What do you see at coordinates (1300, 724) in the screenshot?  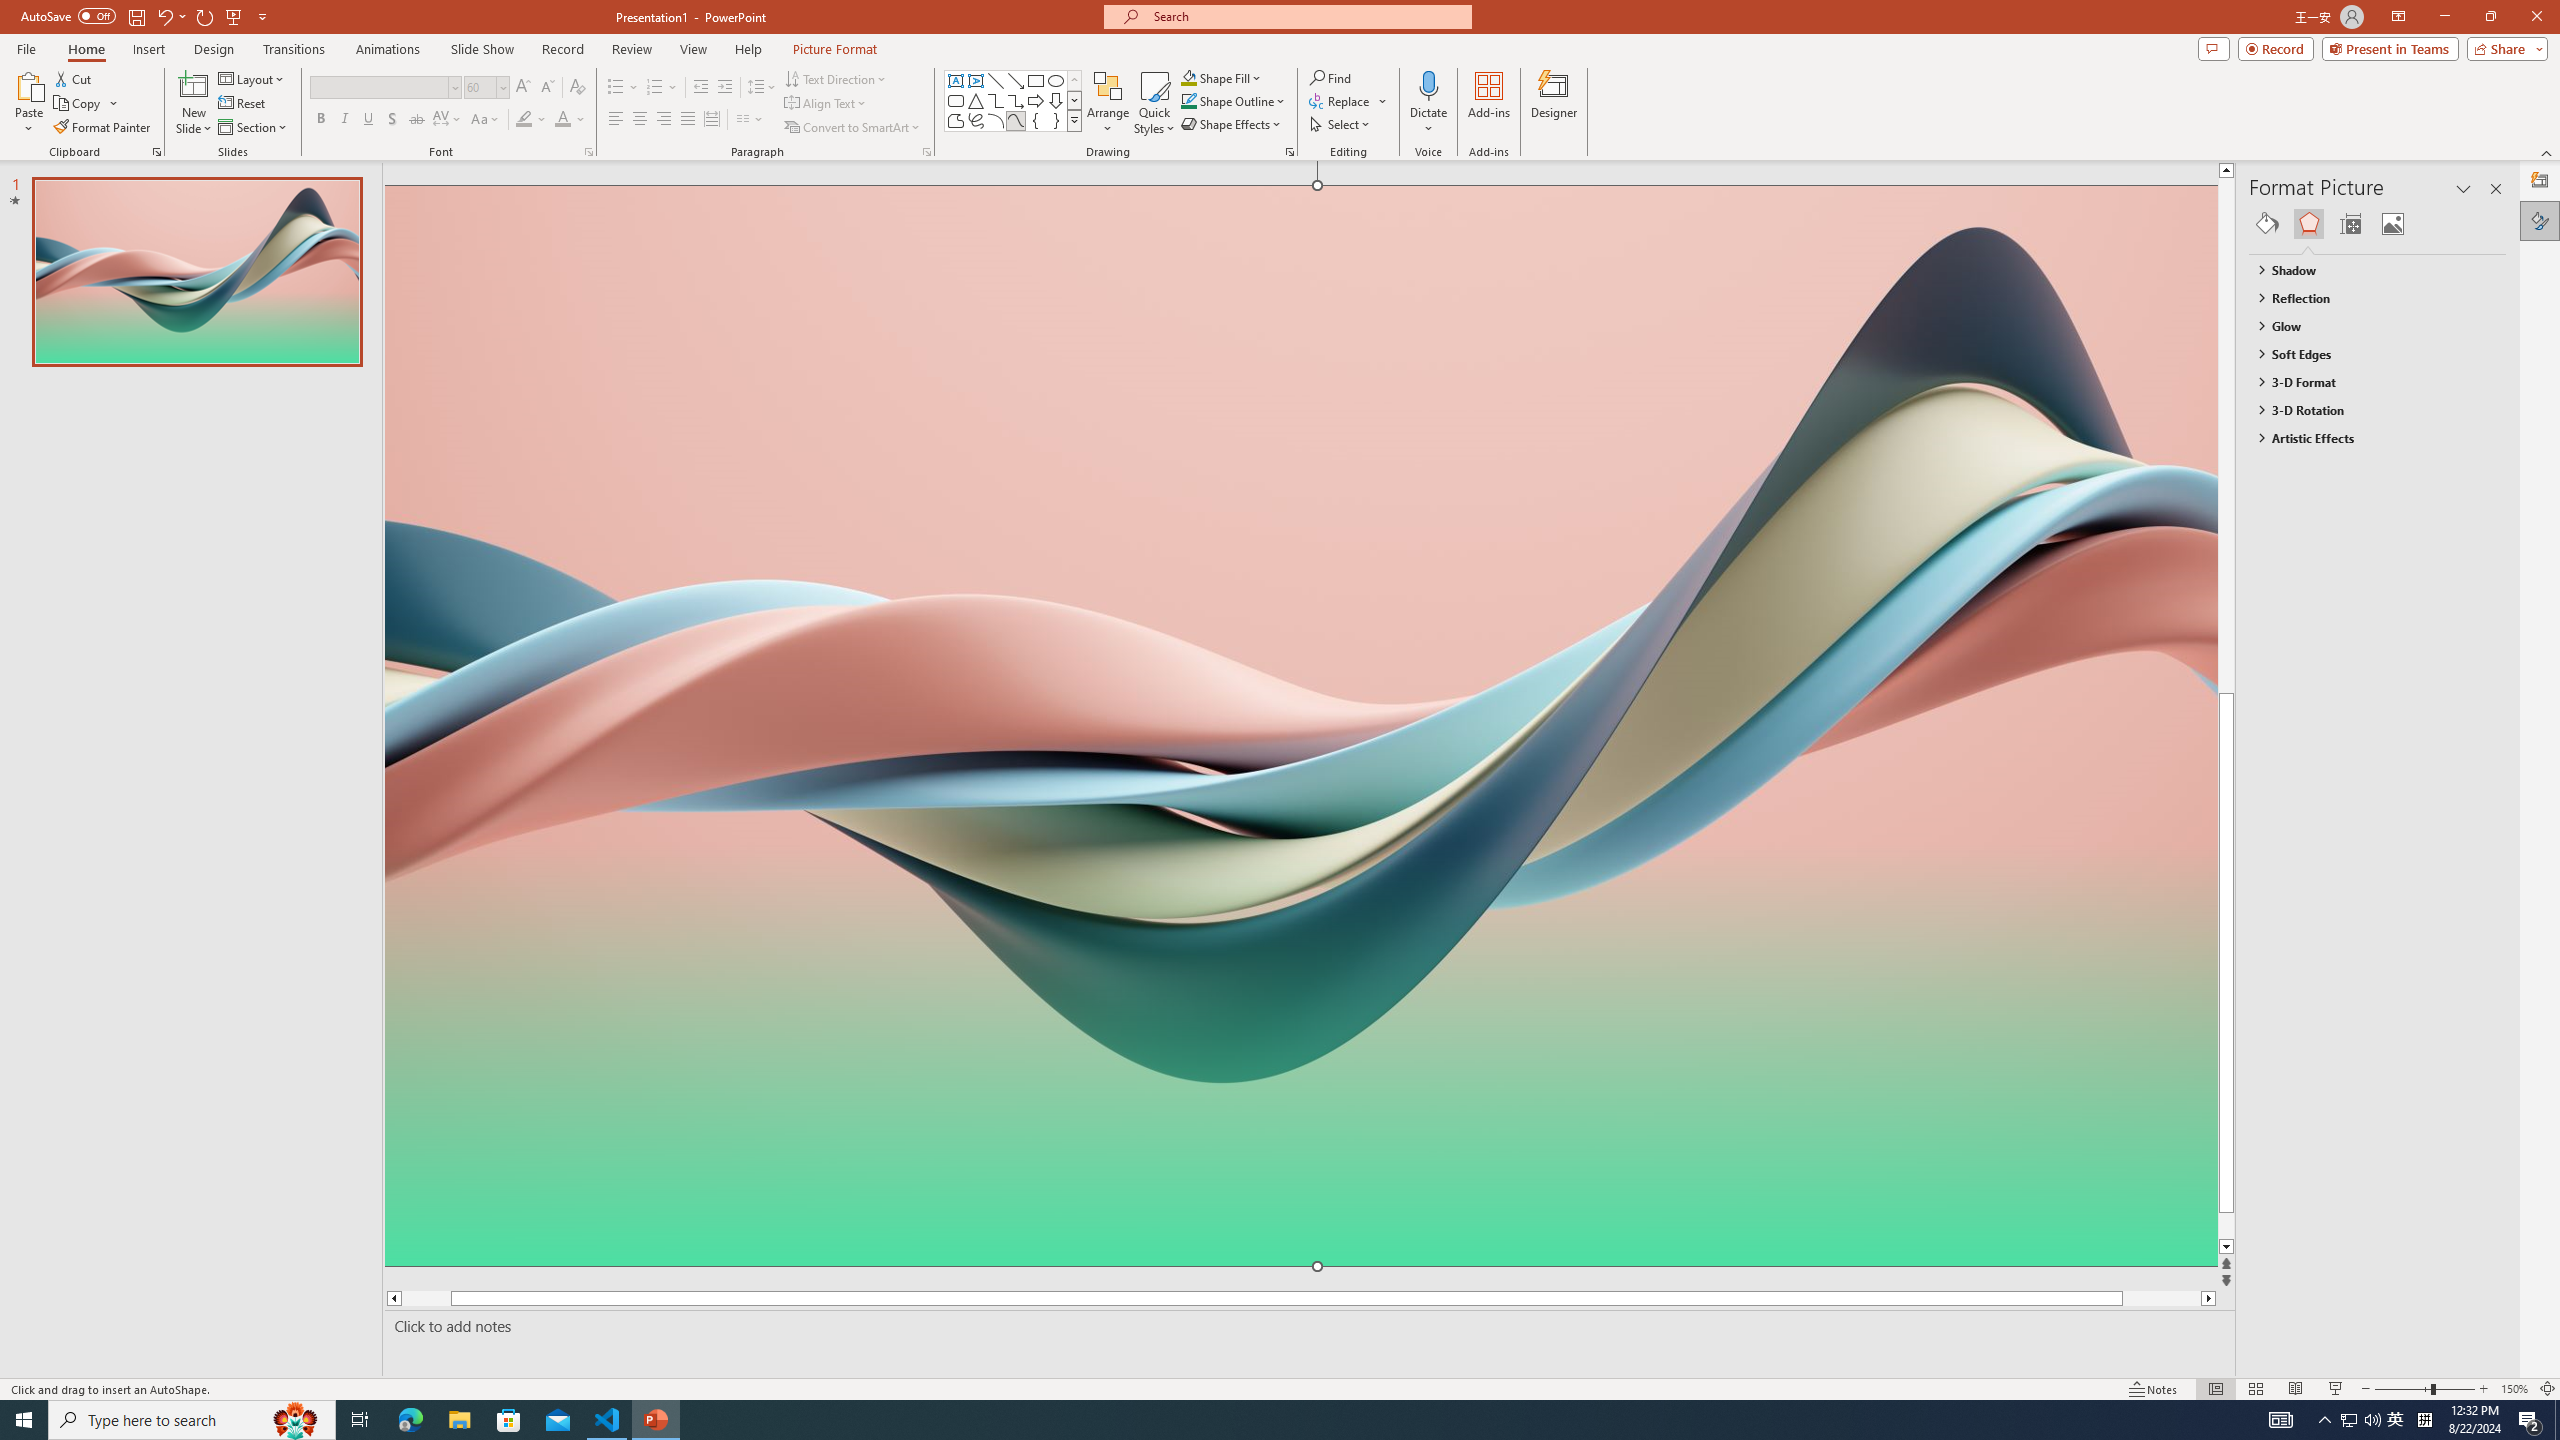 I see `'Wavy 3D art'` at bounding box center [1300, 724].